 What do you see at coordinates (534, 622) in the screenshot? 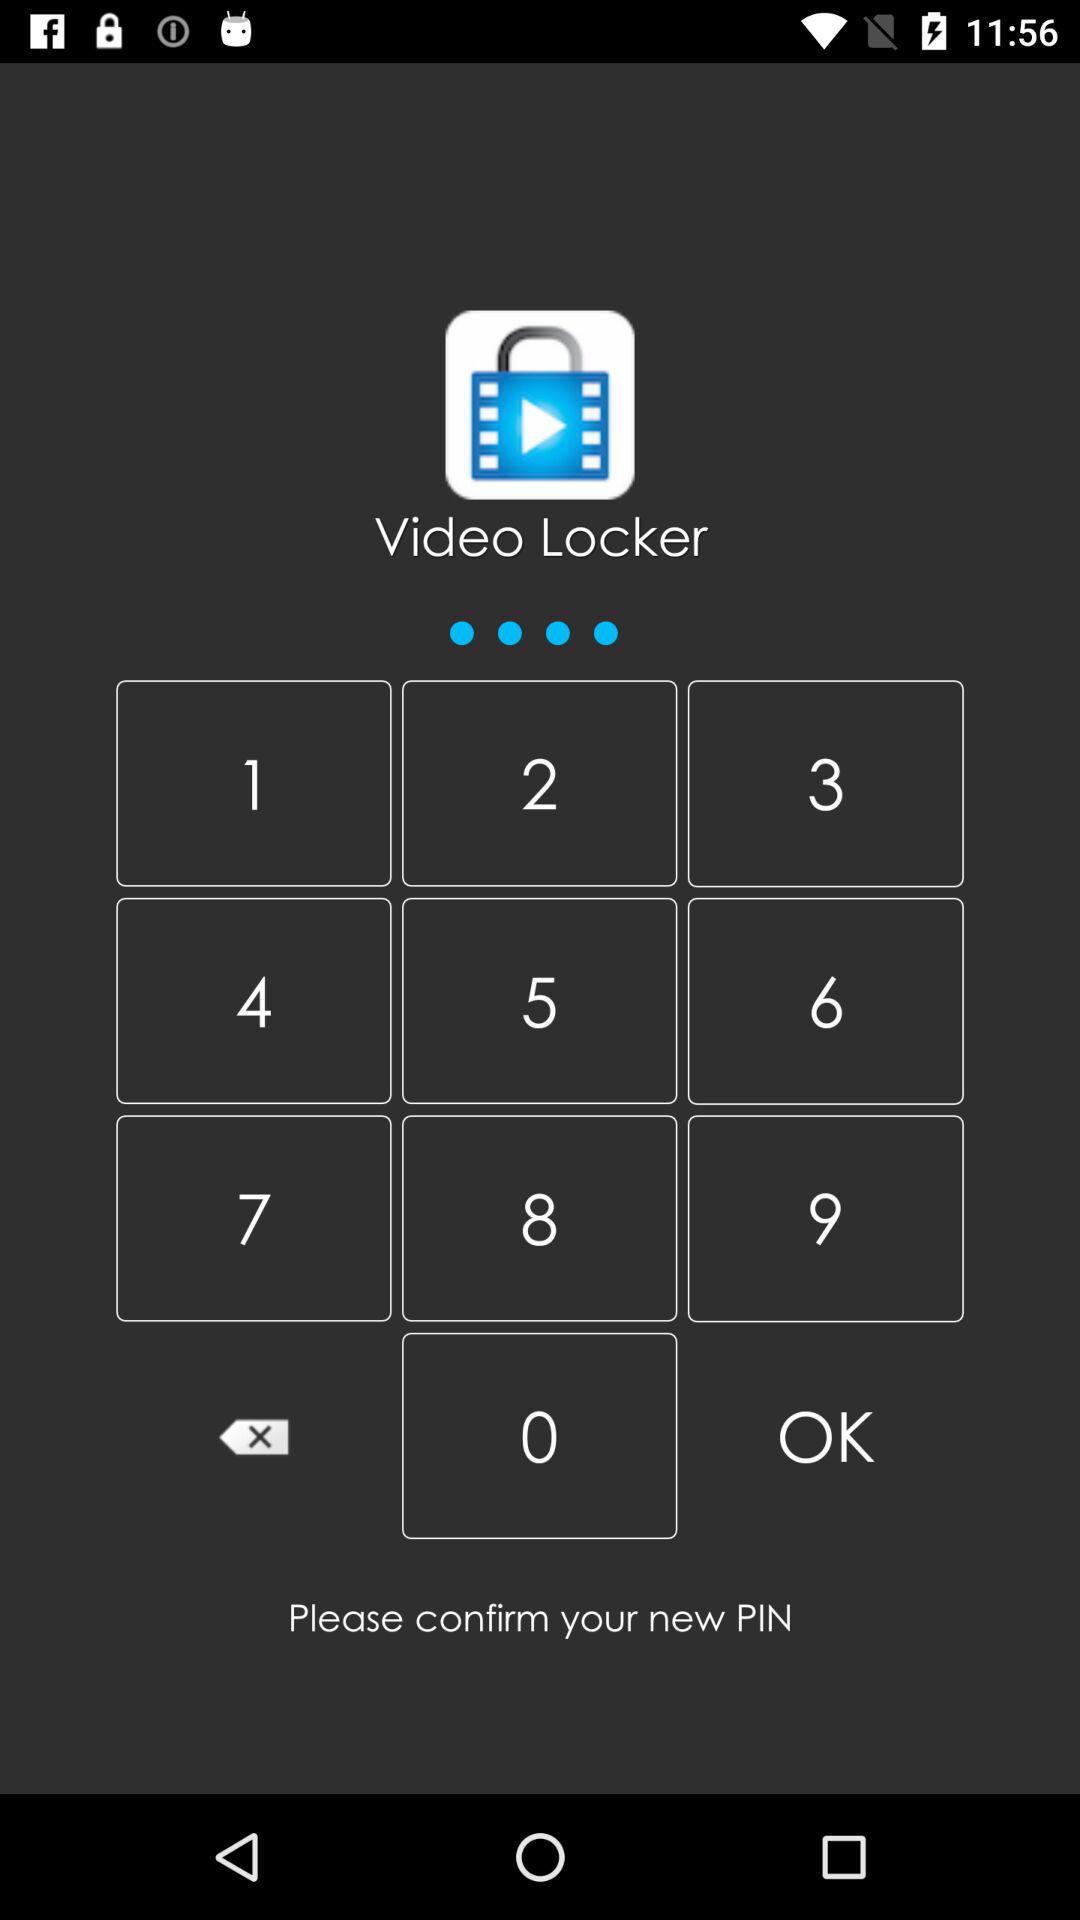
I see `the 1234 icon` at bounding box center [534, 622].